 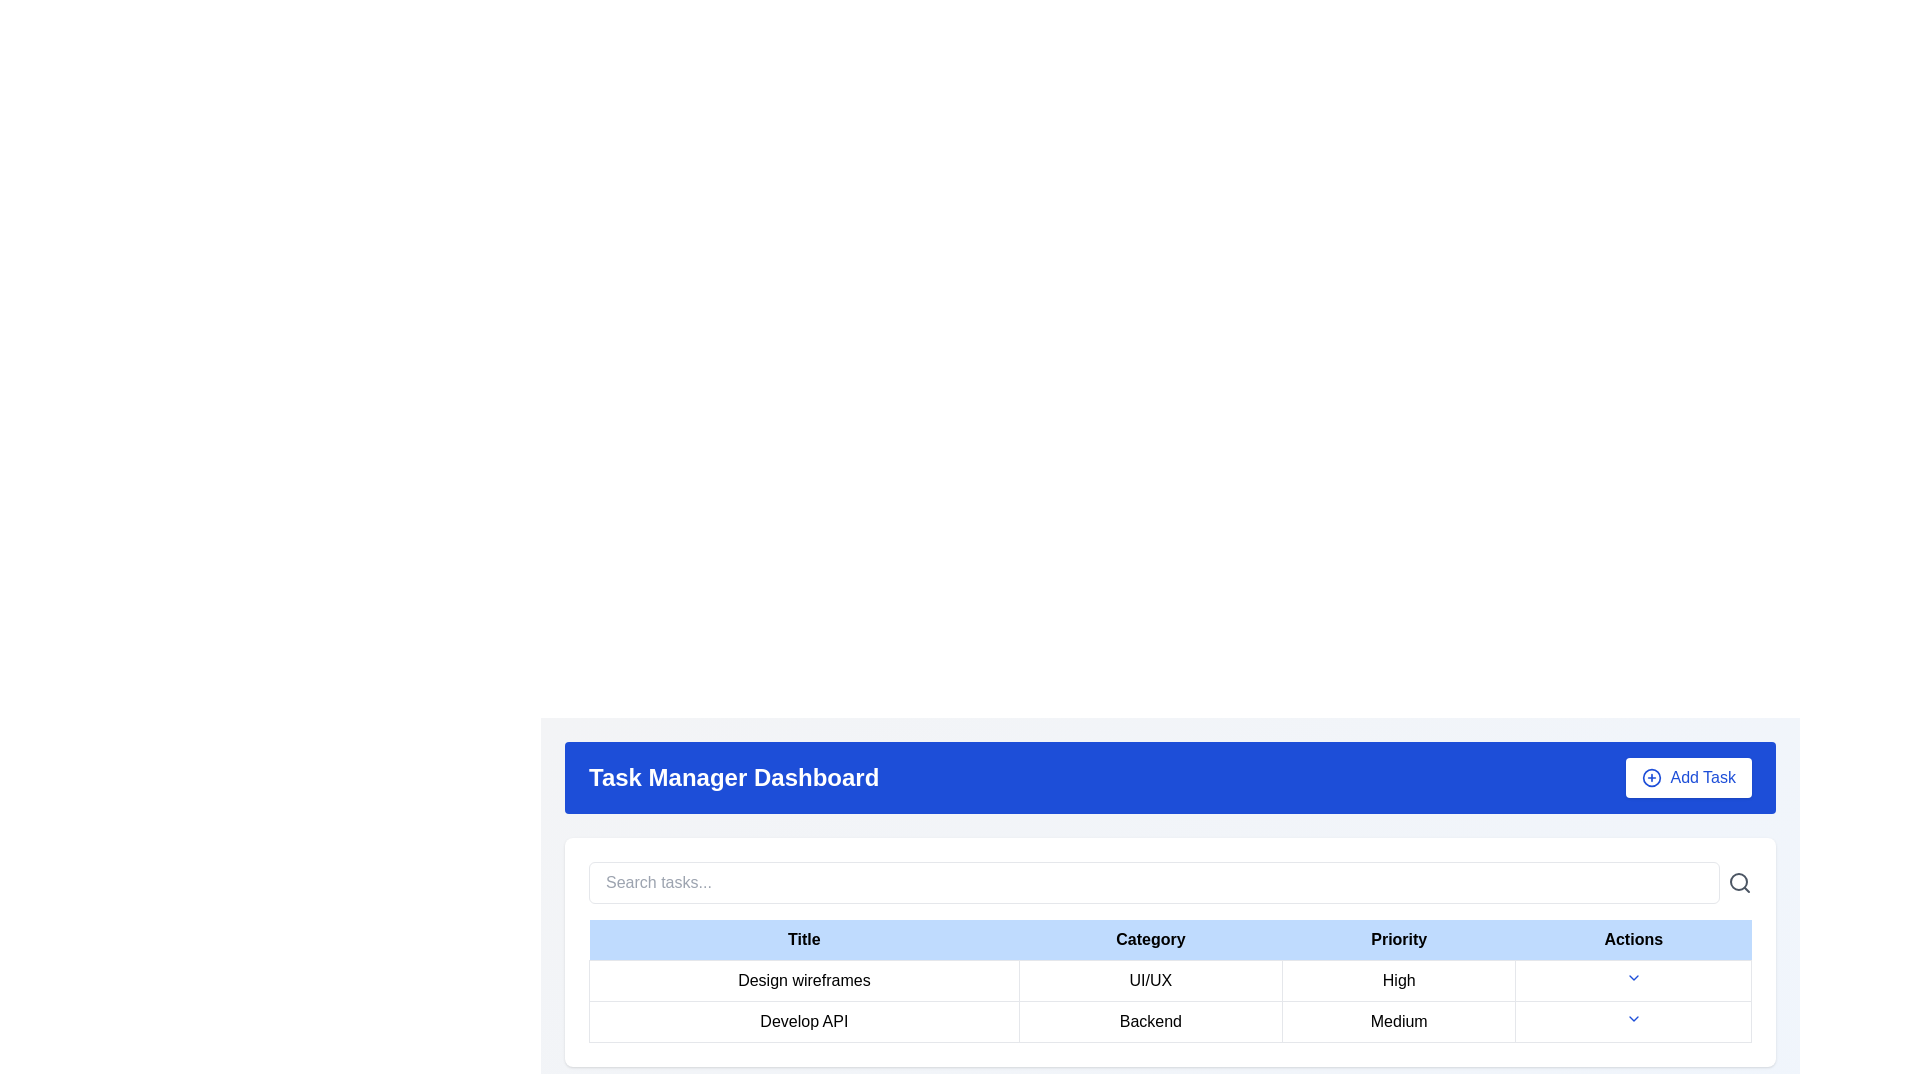 I want to click on the Graphical Circle located in the top-right corner of the dashboard header, which visually indicates an action, so click(x=1652, y=777).